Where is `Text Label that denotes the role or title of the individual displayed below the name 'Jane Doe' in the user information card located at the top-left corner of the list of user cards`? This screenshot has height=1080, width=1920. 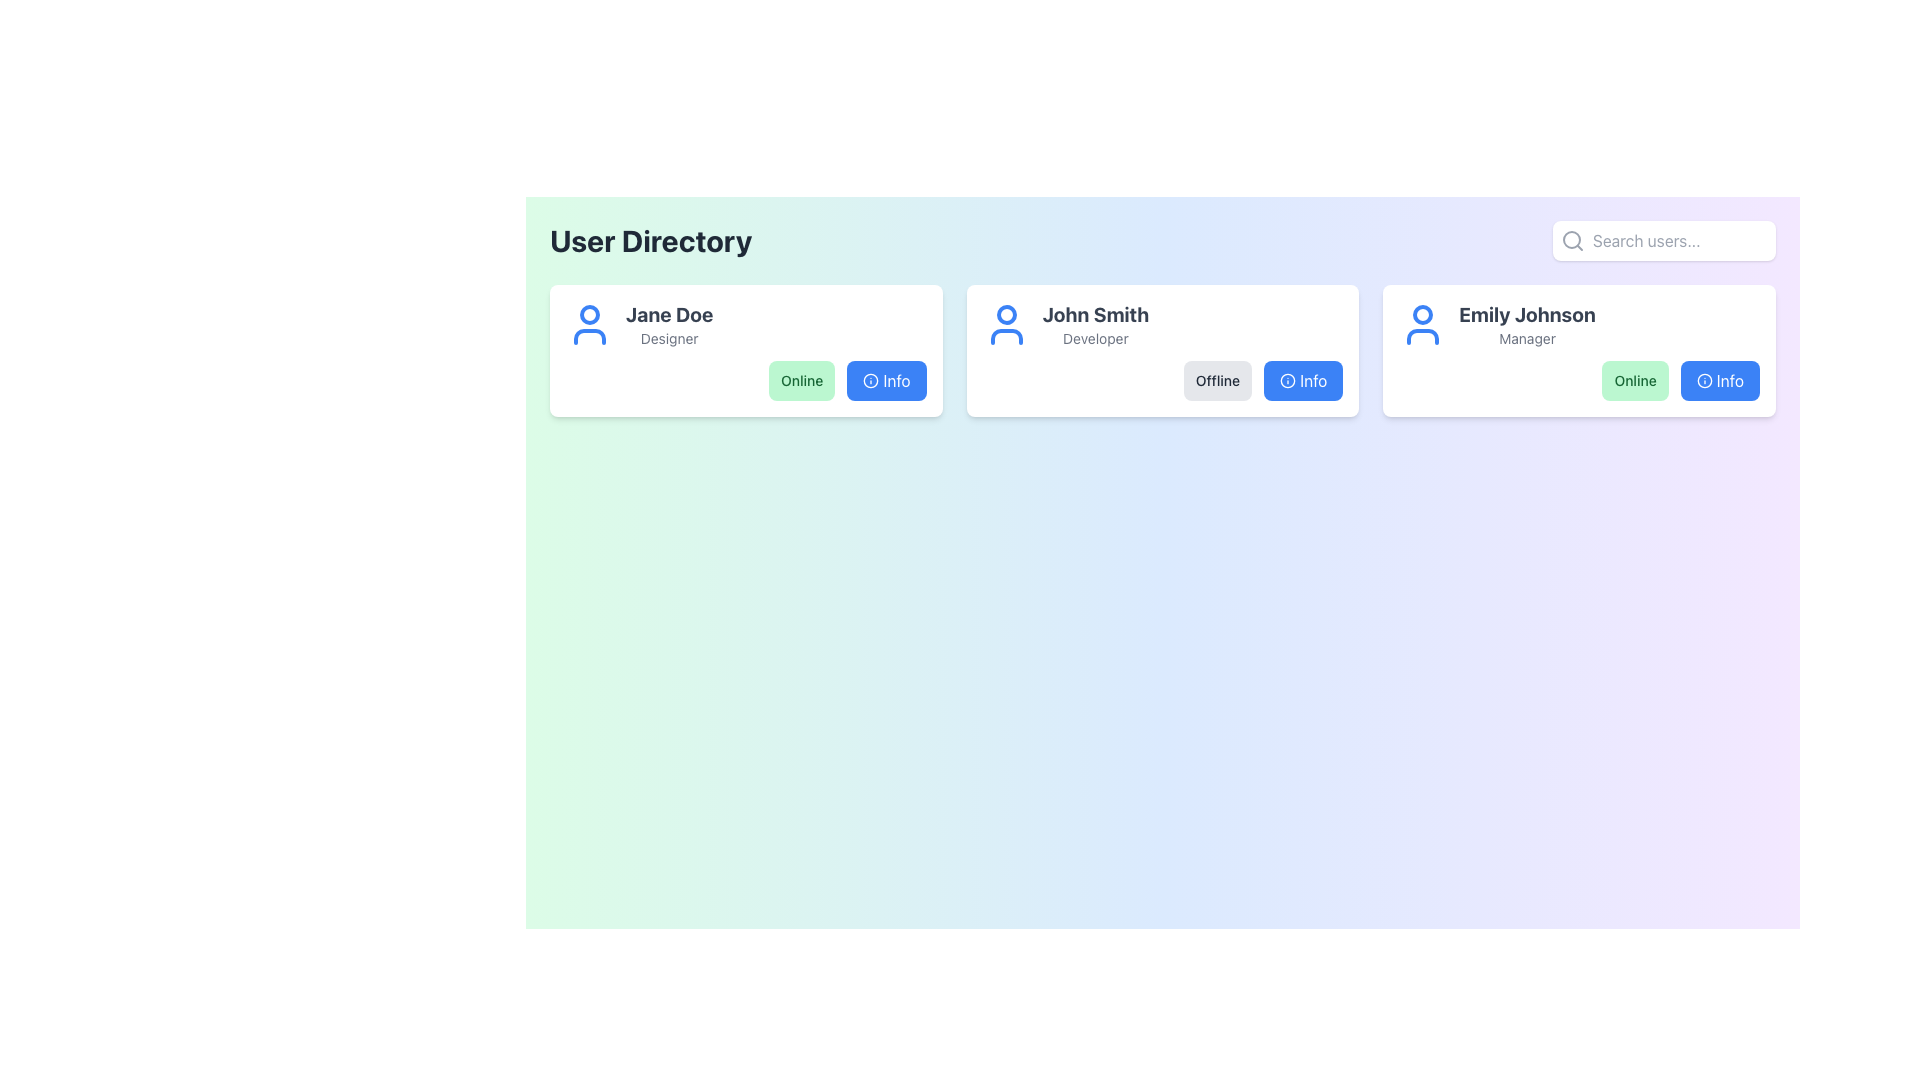
Text Label that denotes the role or title of the individual displayed below the name 'Jane Doe' in the user information card located at the top-left corner of the list of user cards is located at coordinates (669, 338).